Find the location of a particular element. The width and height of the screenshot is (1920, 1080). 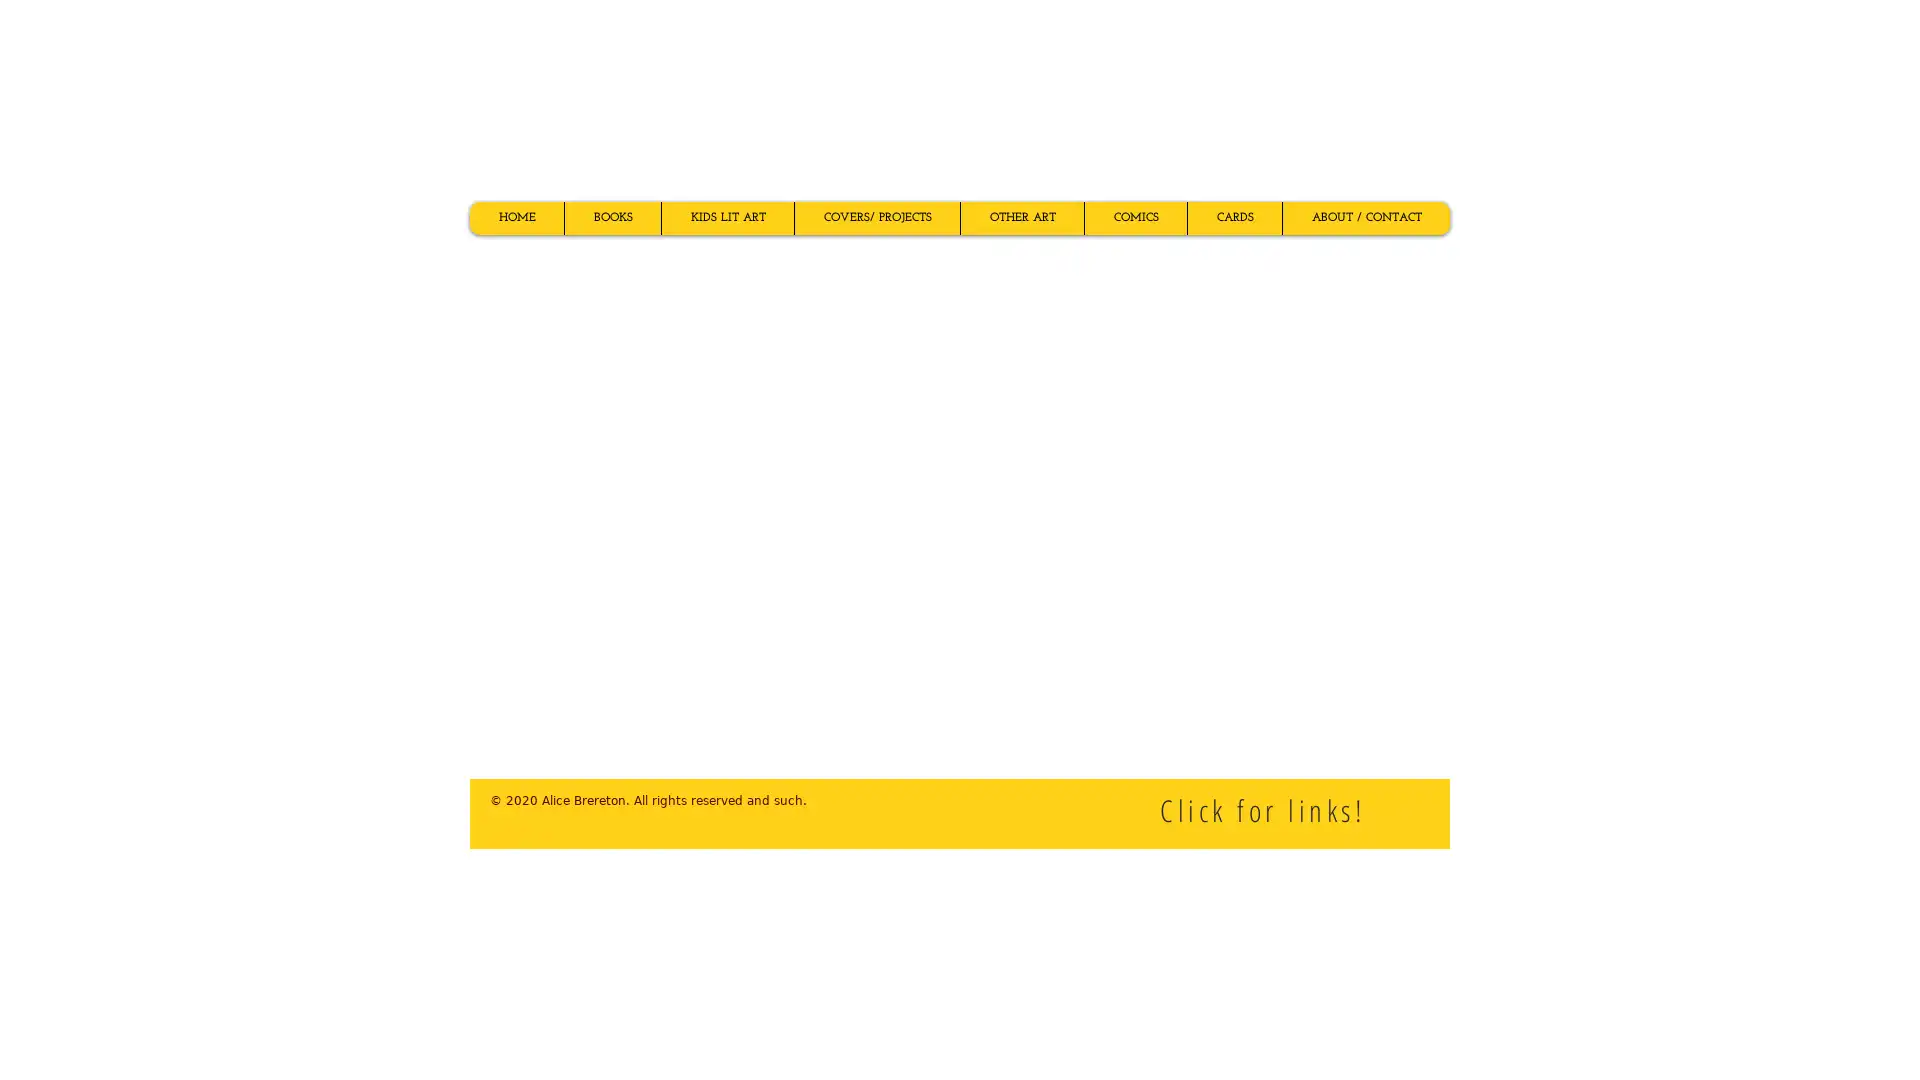

play backward is located at coordinates (492, 532).